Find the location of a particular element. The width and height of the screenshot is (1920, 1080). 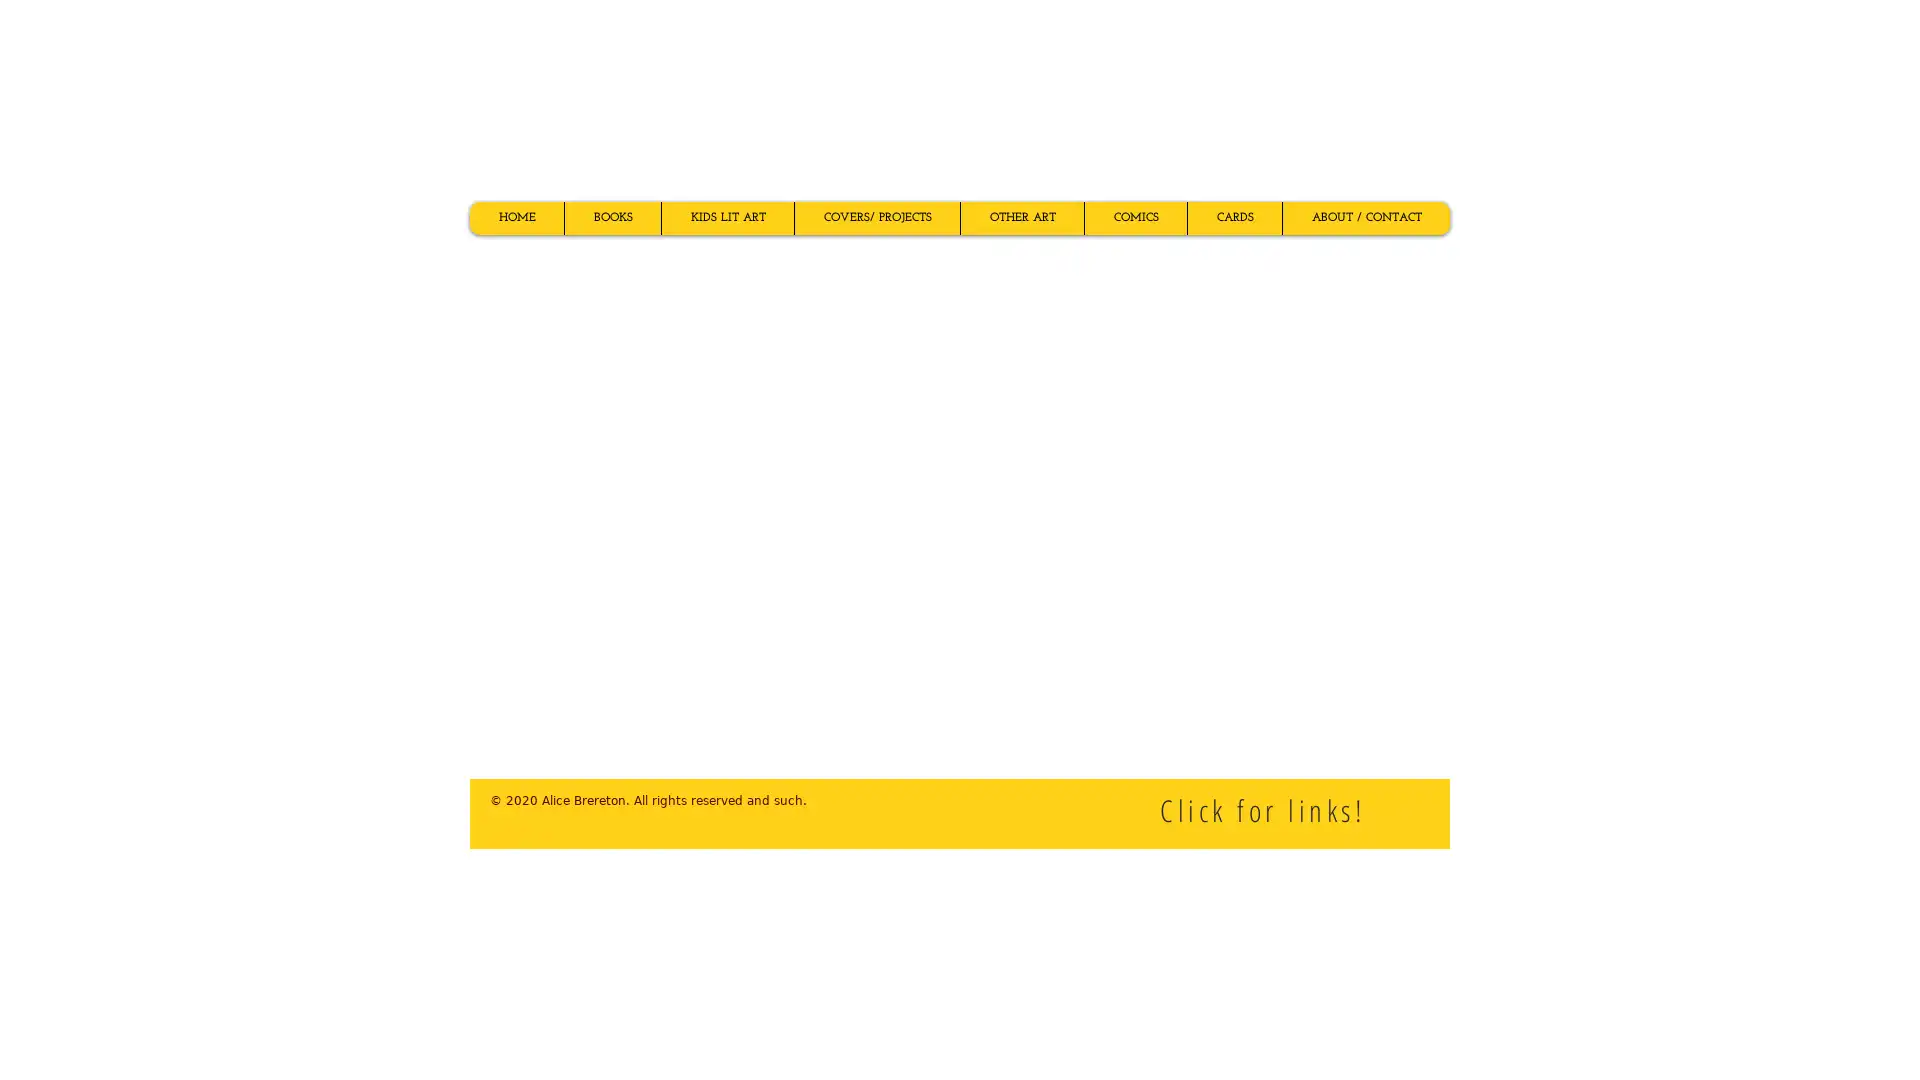

play backward is located at coordinates (492, 532).